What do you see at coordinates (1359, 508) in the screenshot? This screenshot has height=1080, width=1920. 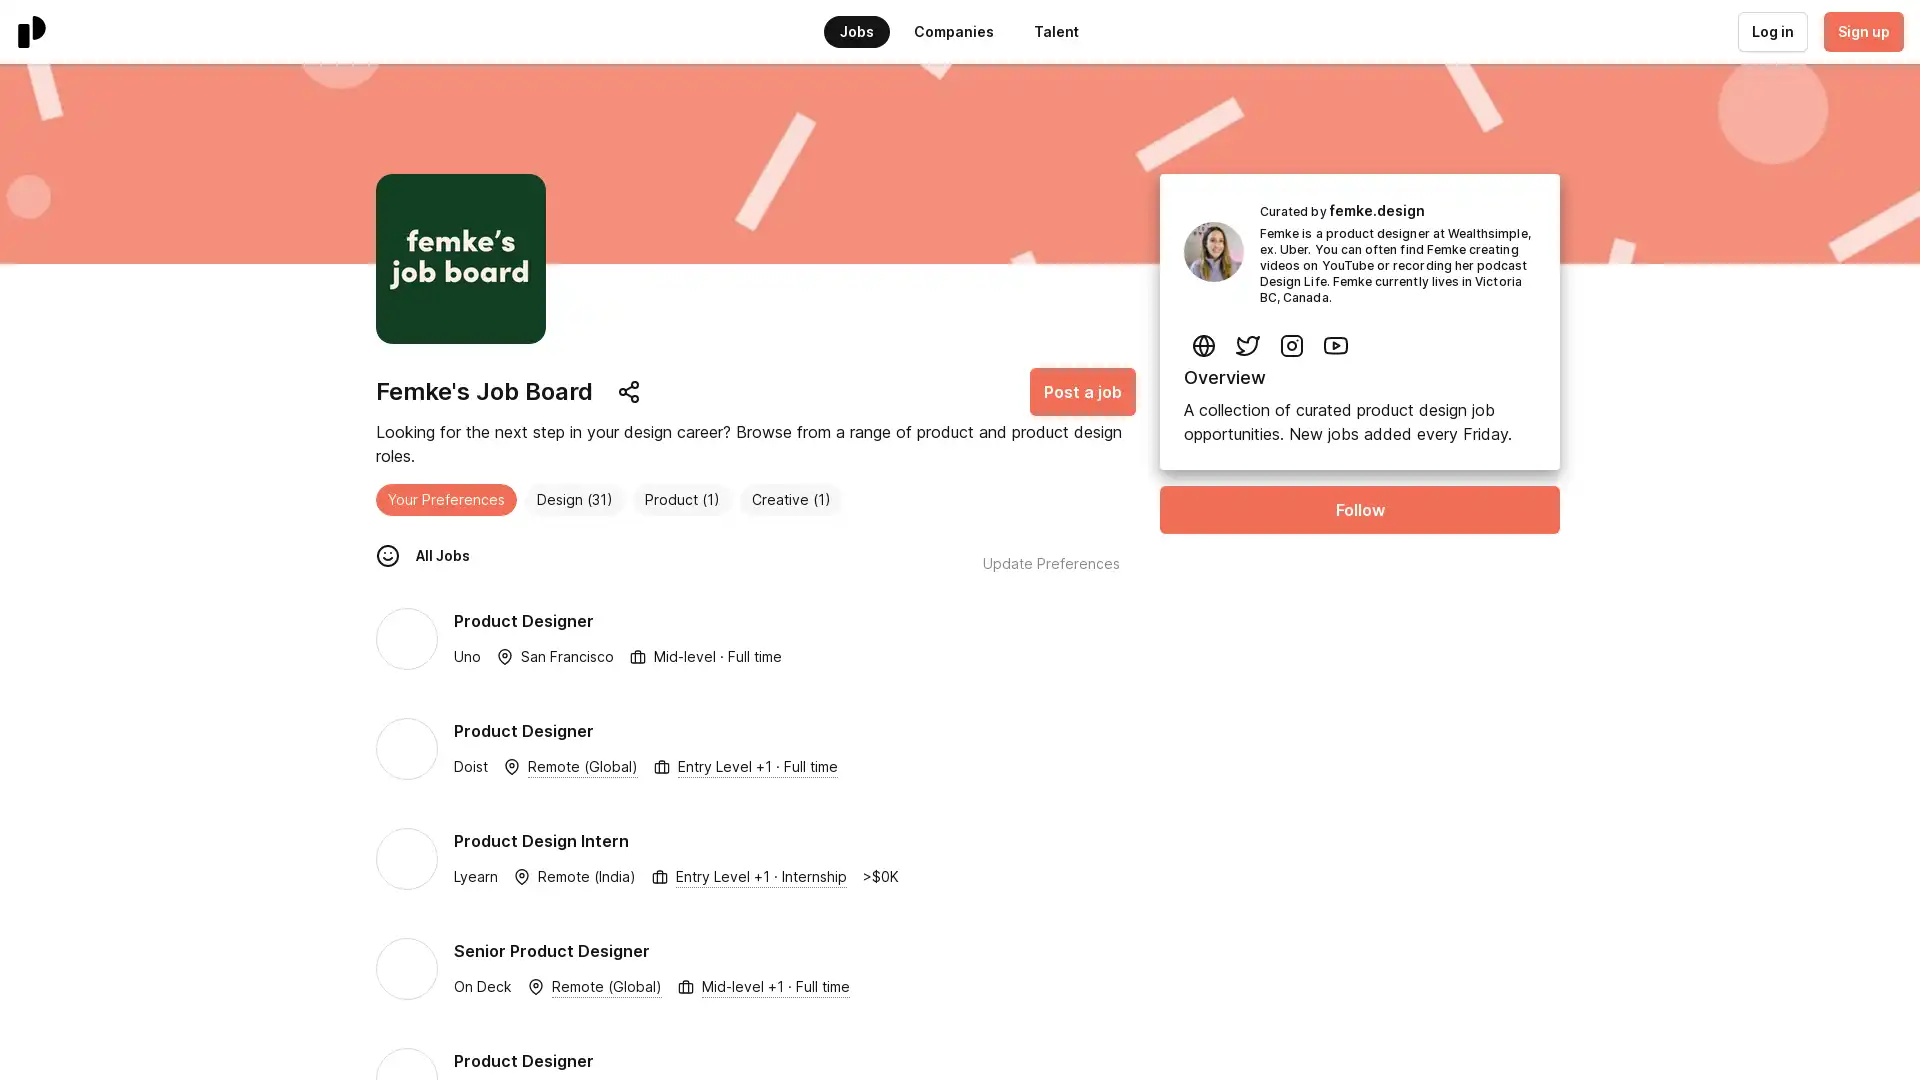 I see `Follow` at bounding box center [1359, 508].